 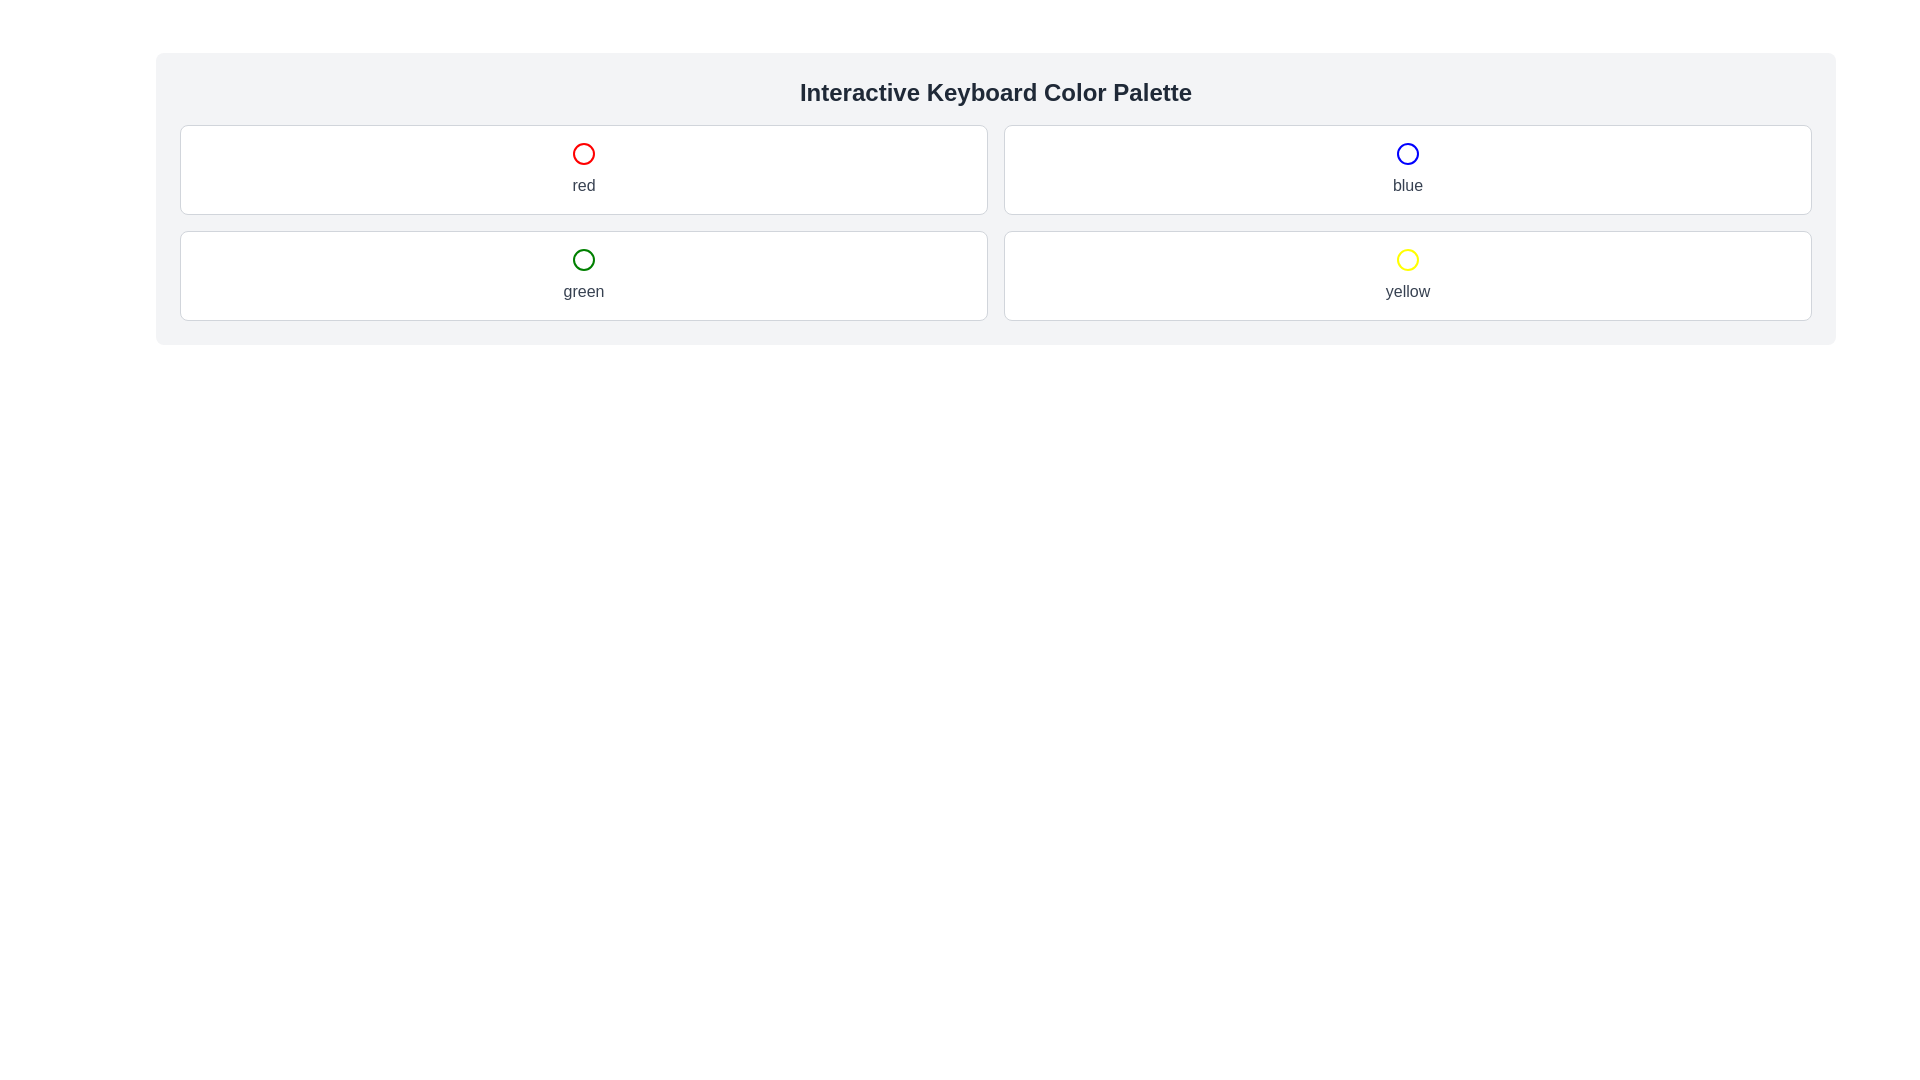 I want to click on the interactive card labeled 'red' with a red circular icon at the top, so click(x=583, y=168).